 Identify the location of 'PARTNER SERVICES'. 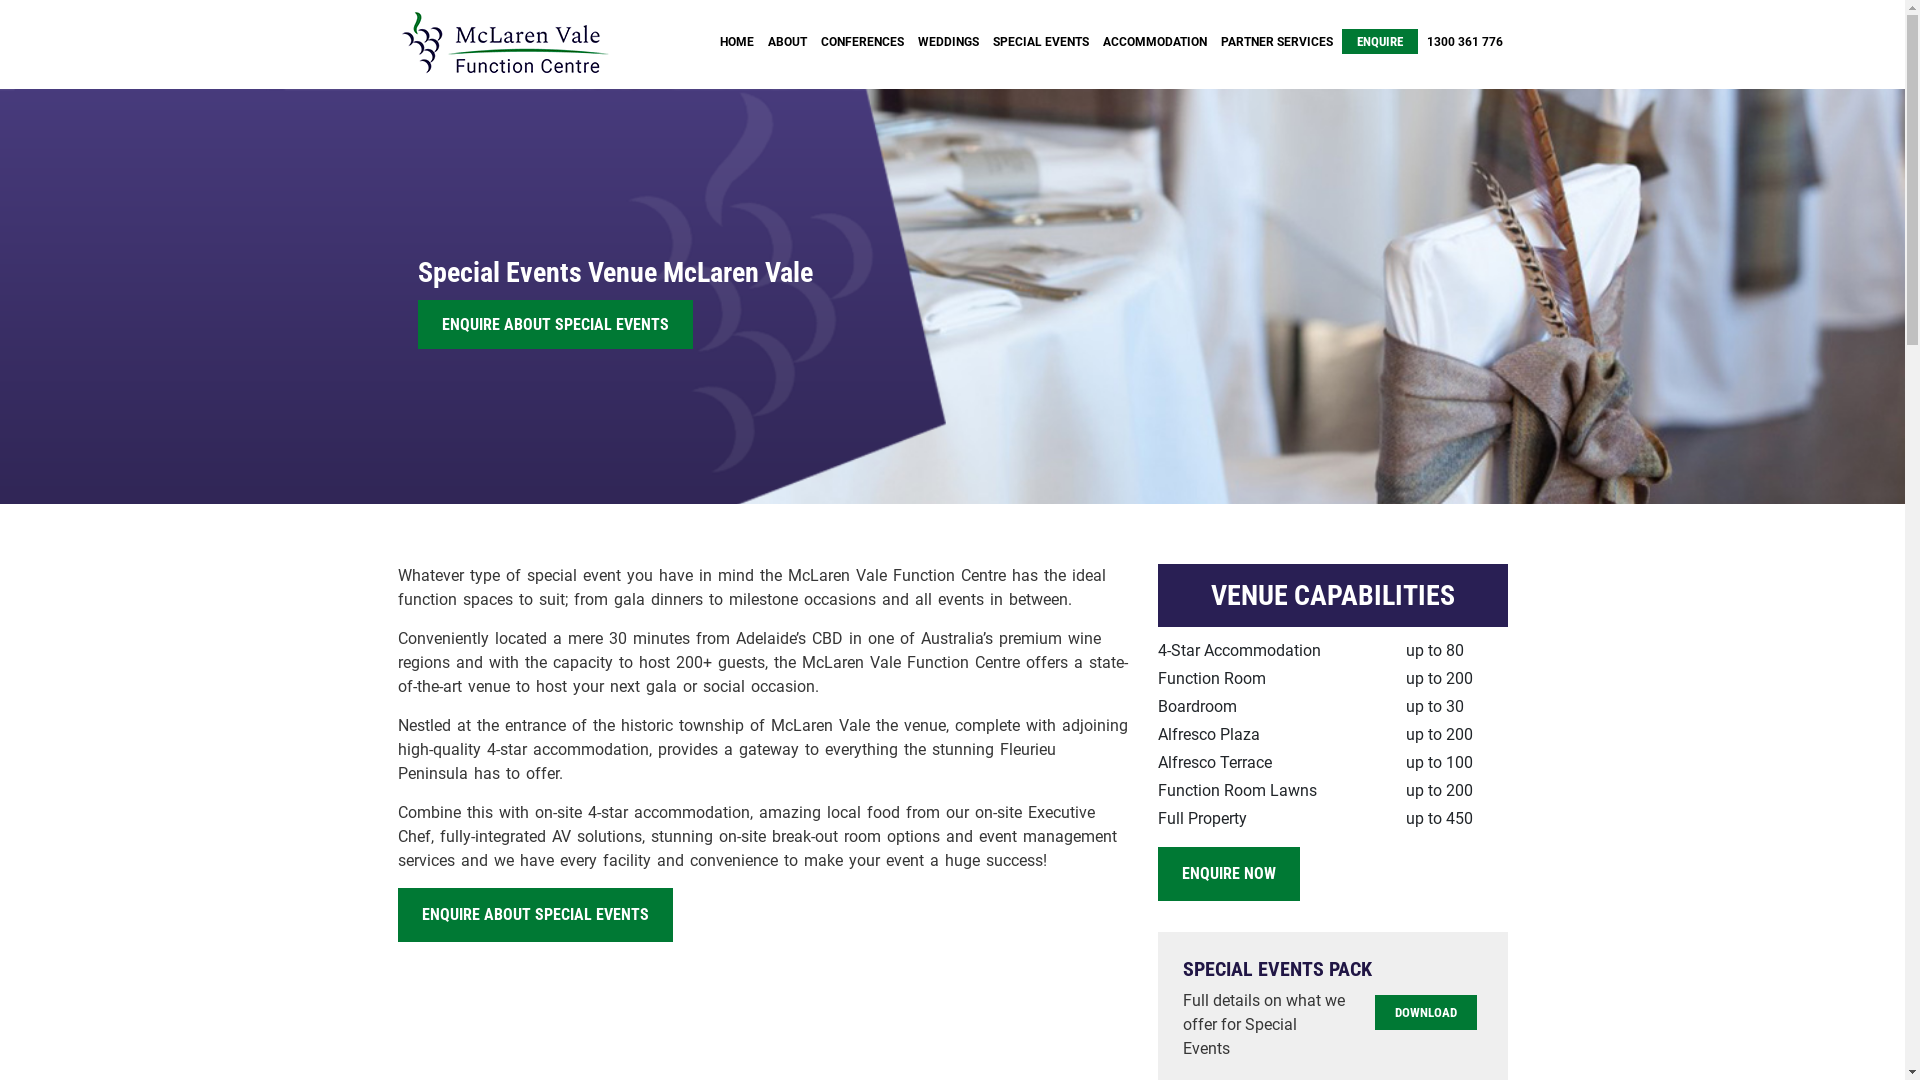
(1214, 42).